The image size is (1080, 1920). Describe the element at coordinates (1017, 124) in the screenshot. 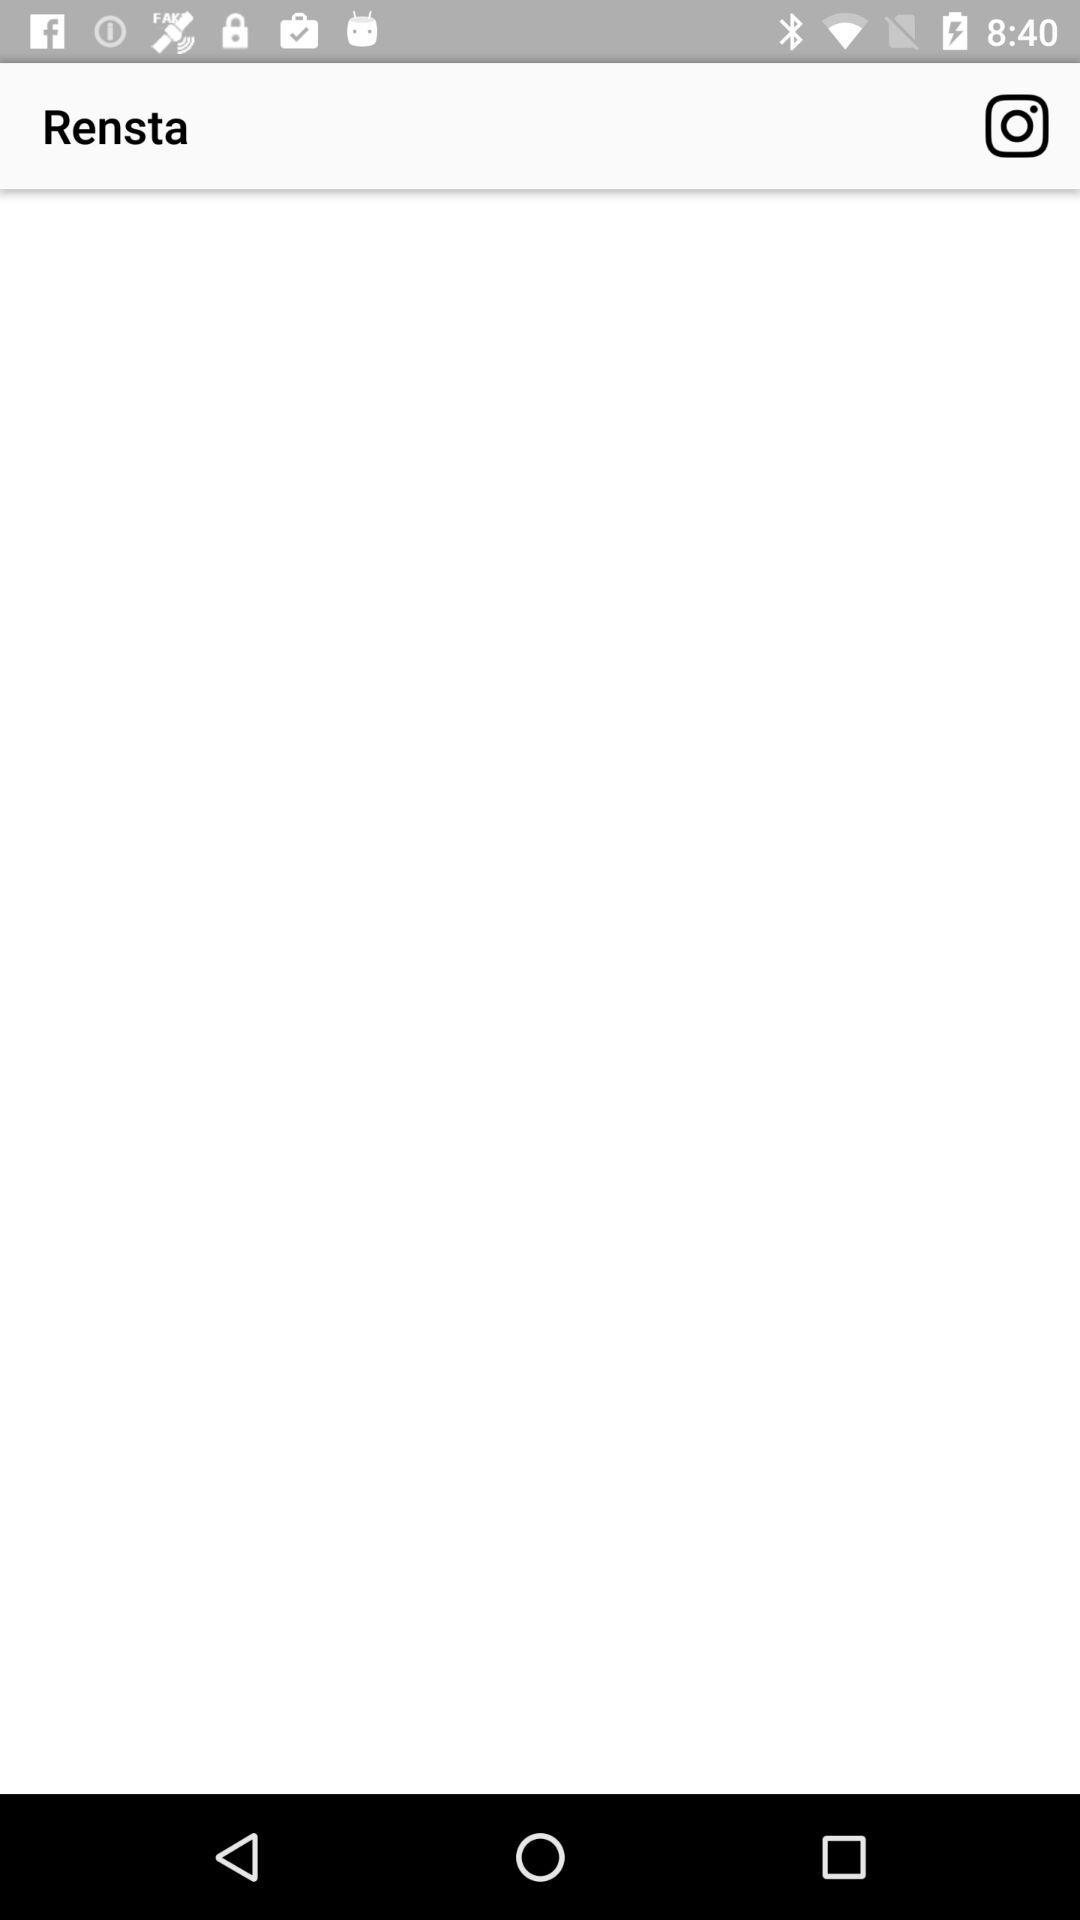

I see `the item at the top right corner` at that location.